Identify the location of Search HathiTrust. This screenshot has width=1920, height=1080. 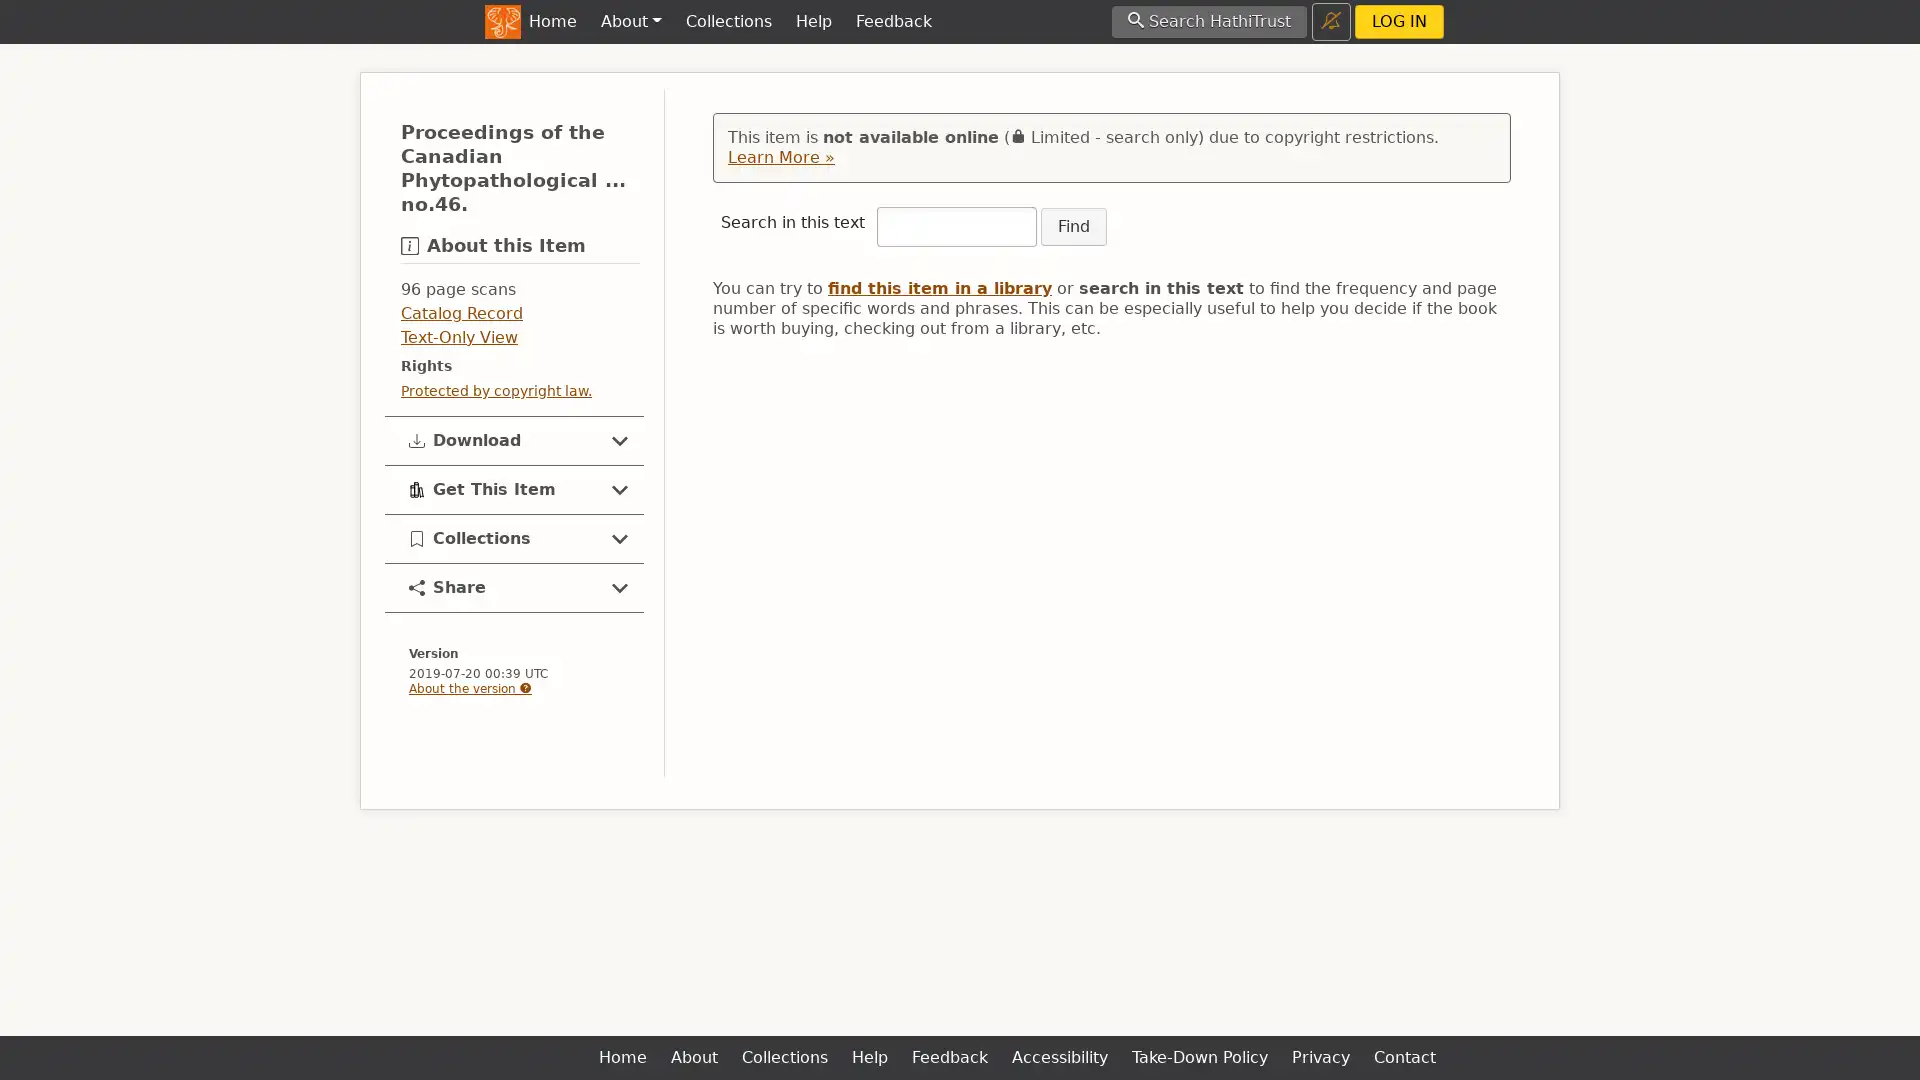
(1208, 21).